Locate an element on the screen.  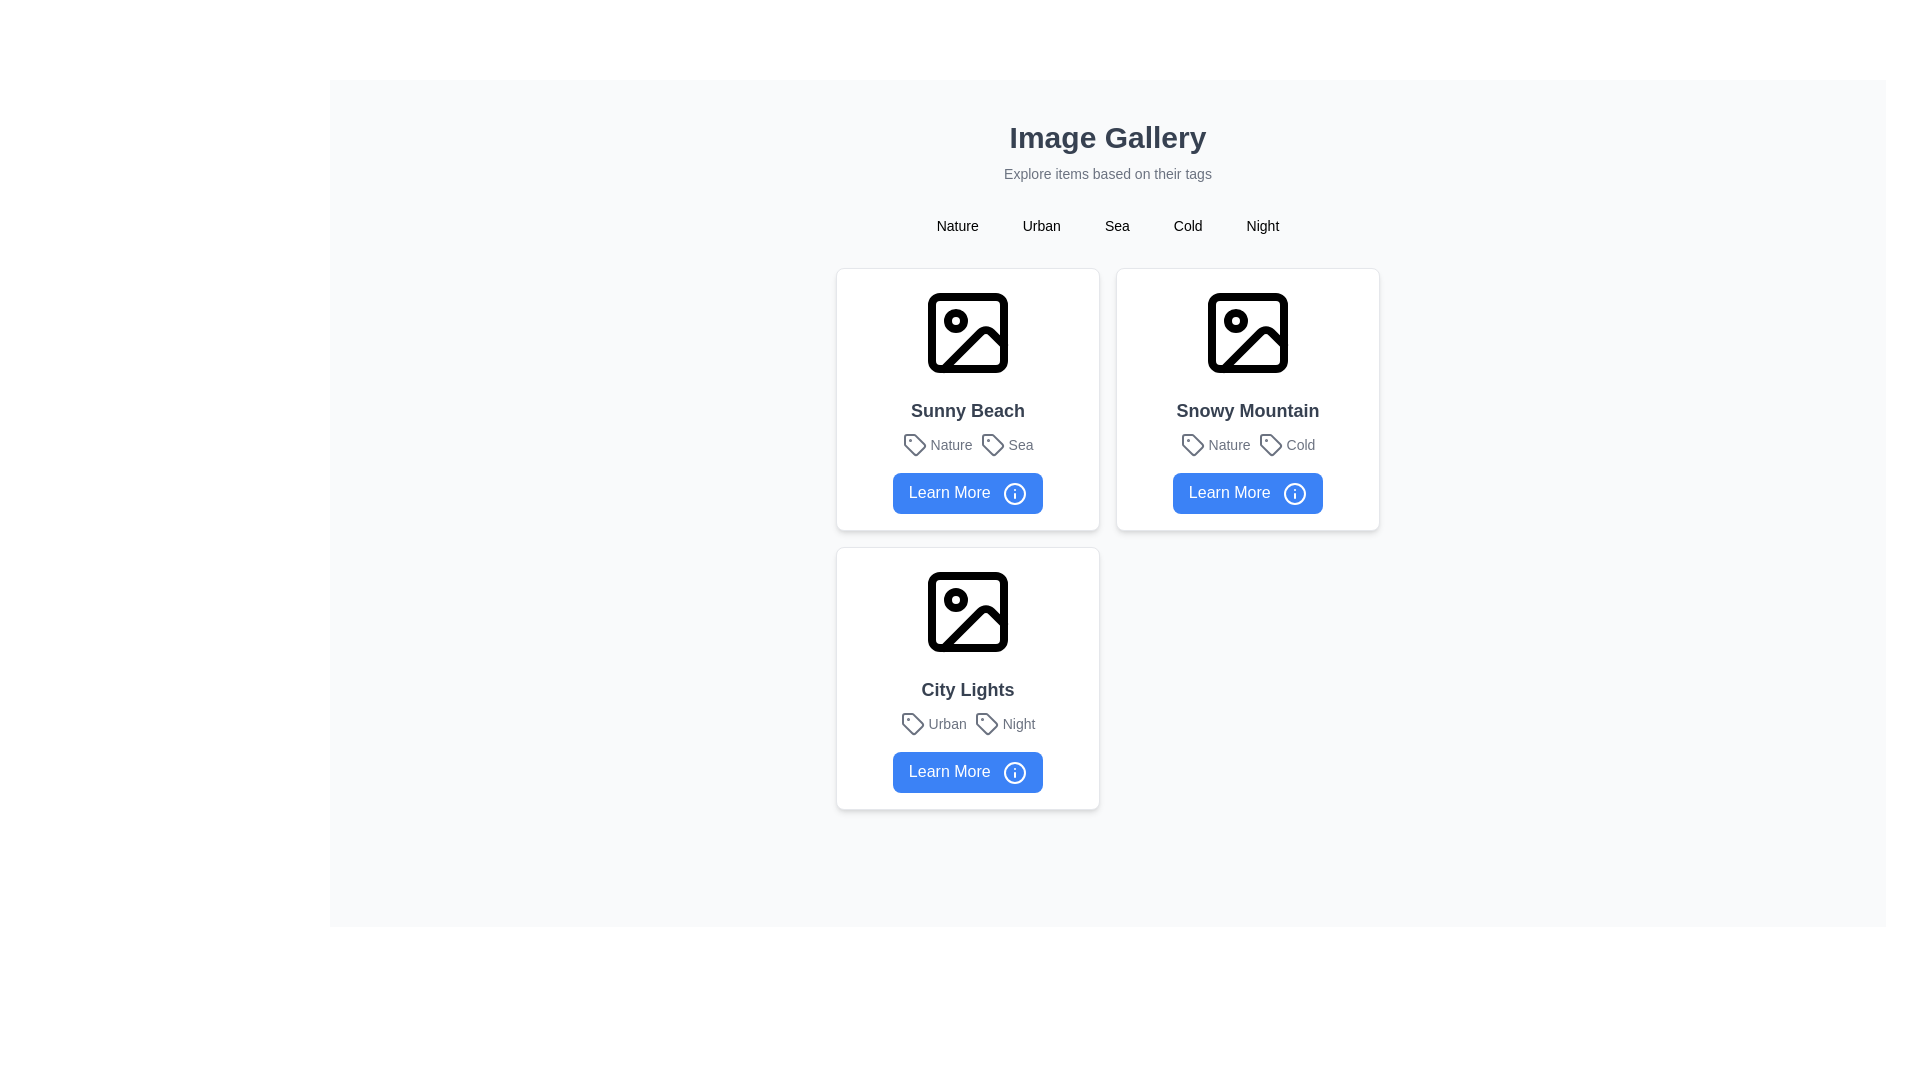
the 'Cold' filter button, which is the fourth button in a horizontal group of tags located near the top of the page is located at coordinates (1188, 225).